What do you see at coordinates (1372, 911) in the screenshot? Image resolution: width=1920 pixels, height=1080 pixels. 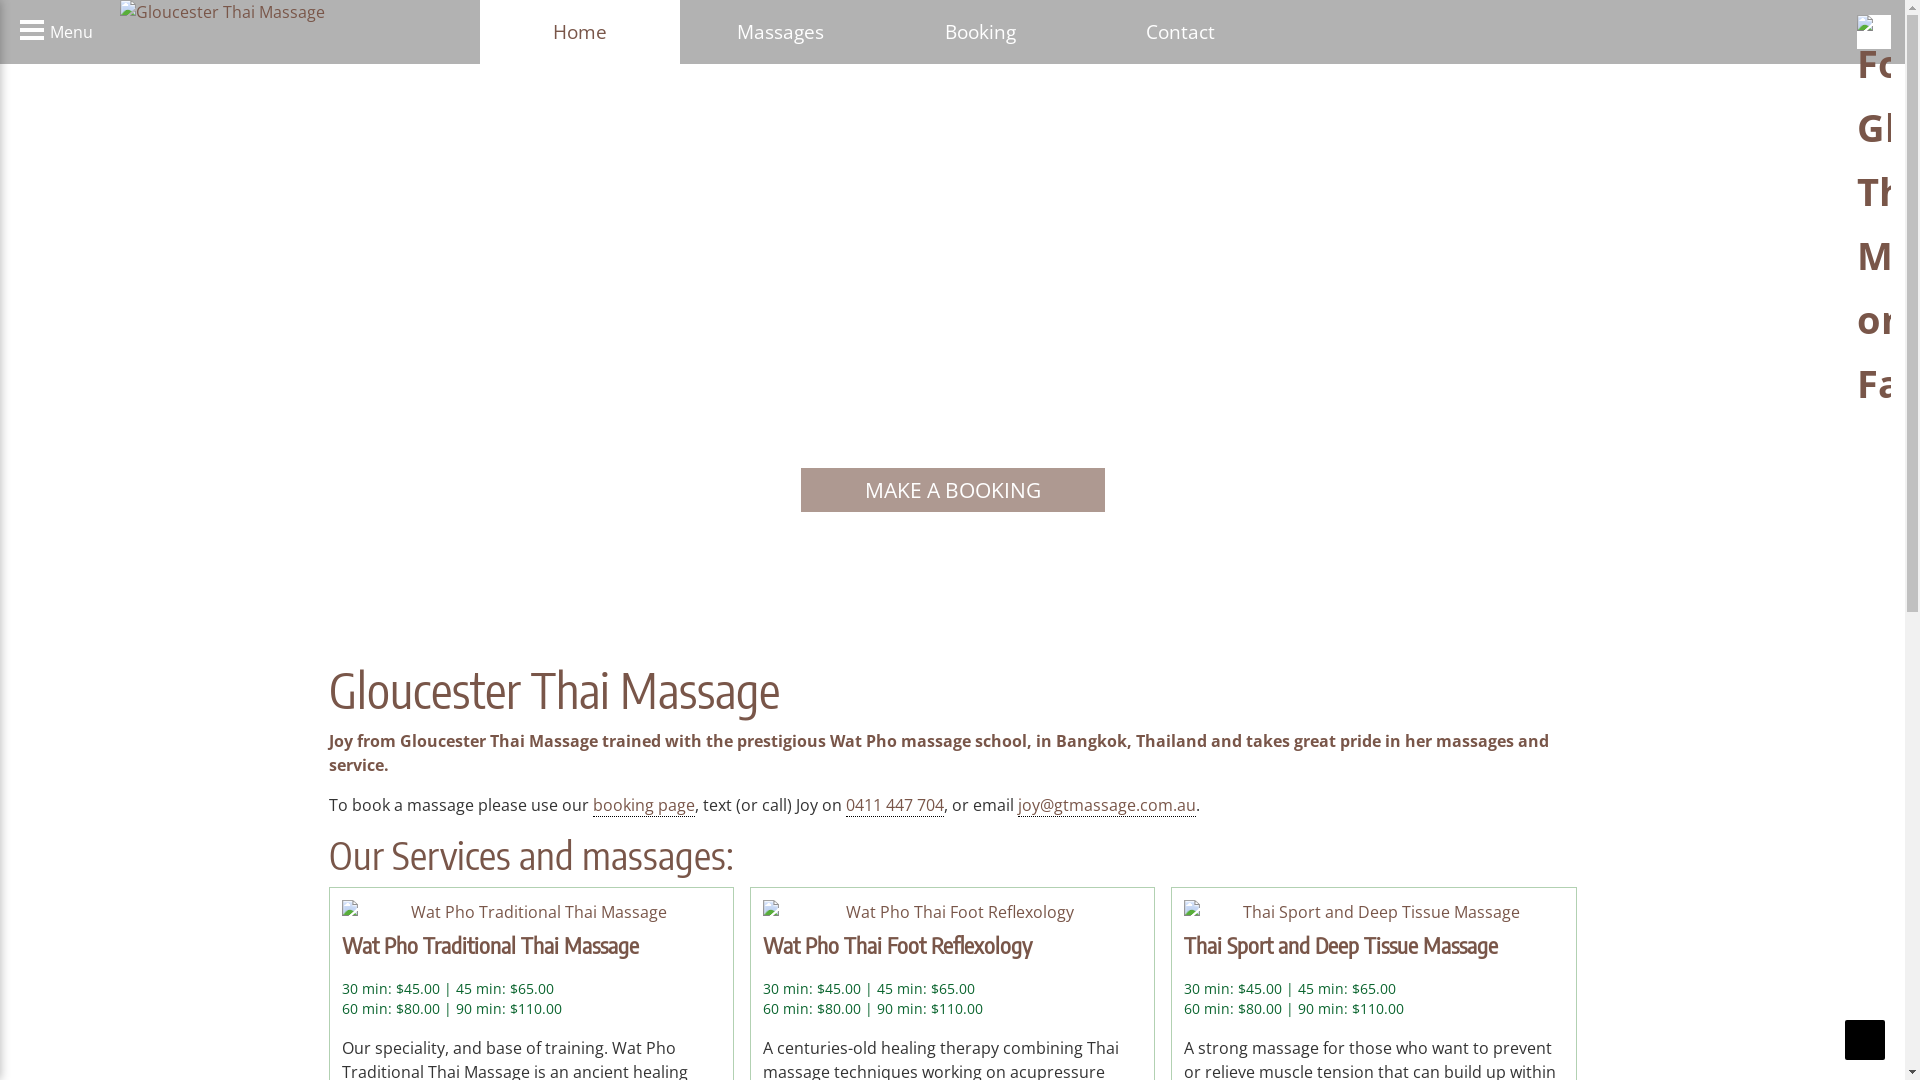 I see `'Thai Sport and Deep Tissue Massage'` at bounding box center [1372, 911].